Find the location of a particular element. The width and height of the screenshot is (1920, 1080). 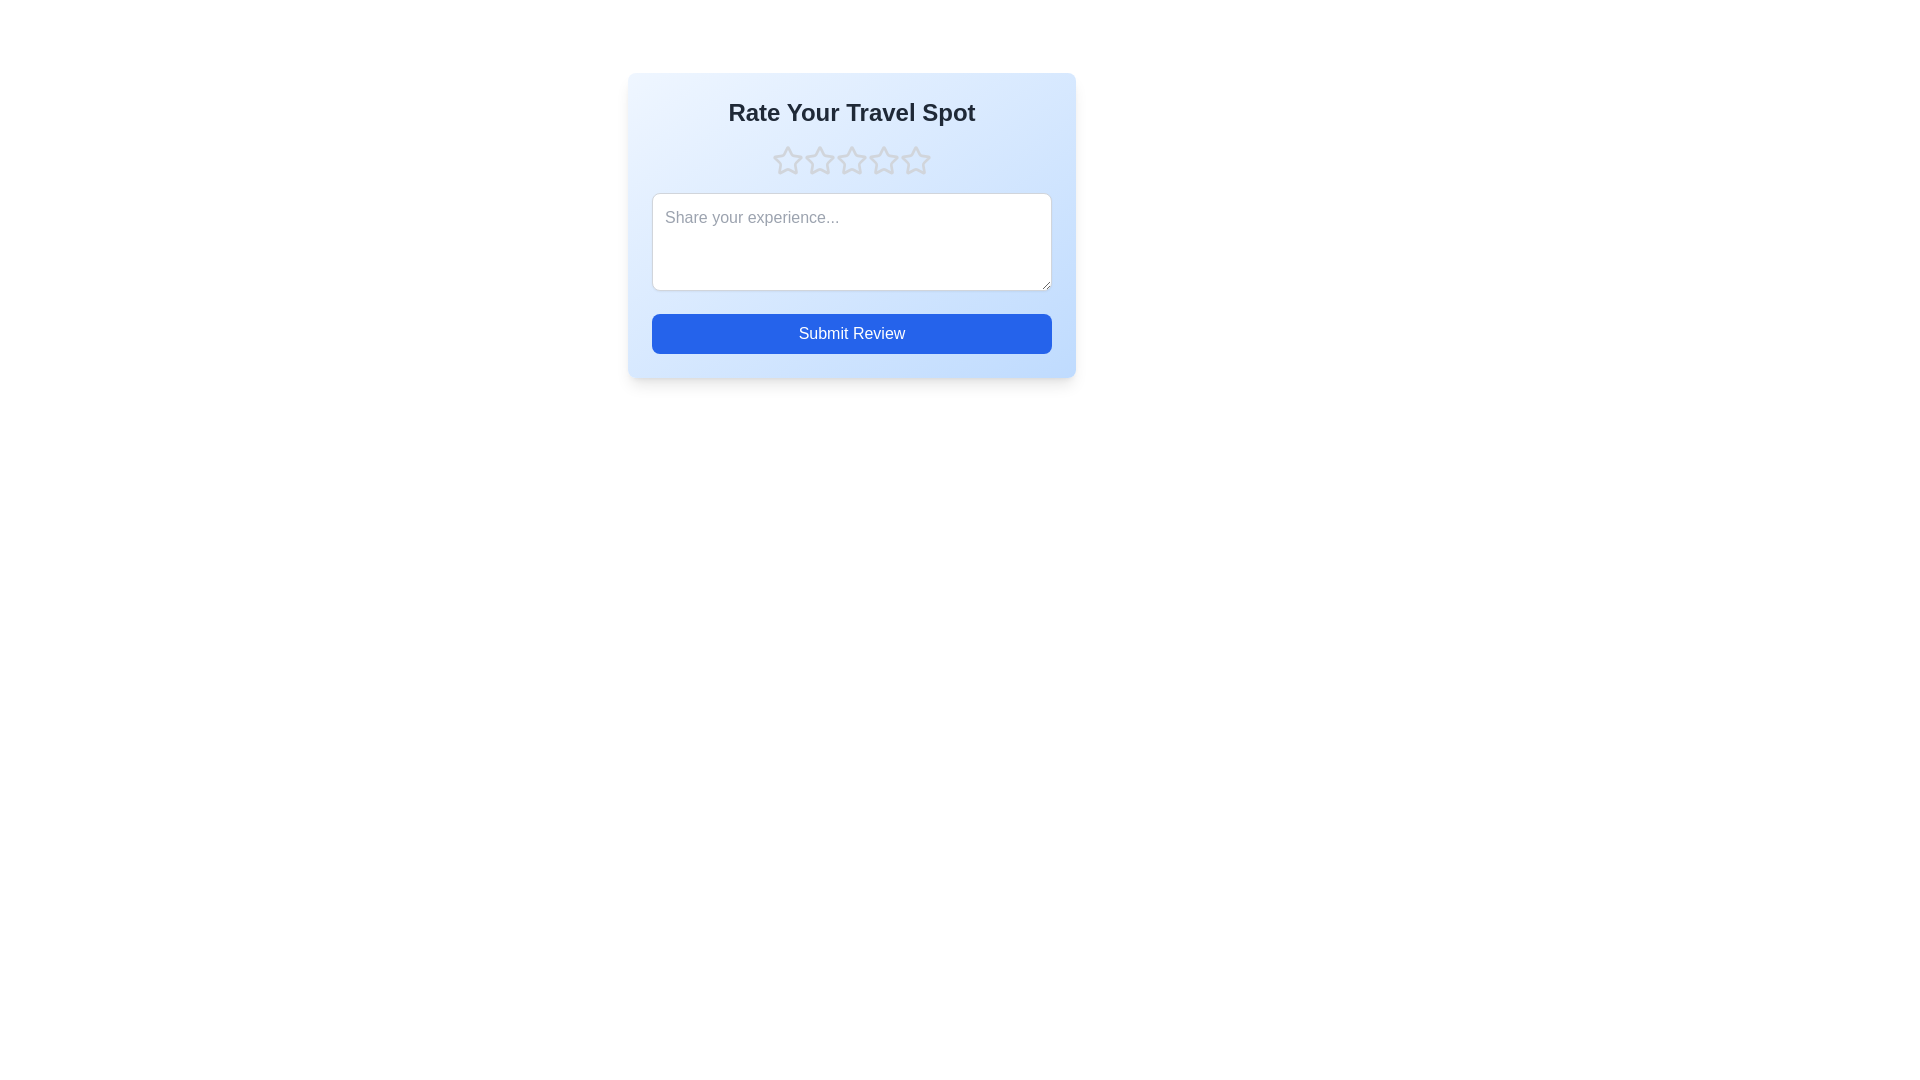

the travel spot rating to 4 stars by clicking on the corresponding star is located at coordinates (882, 160).